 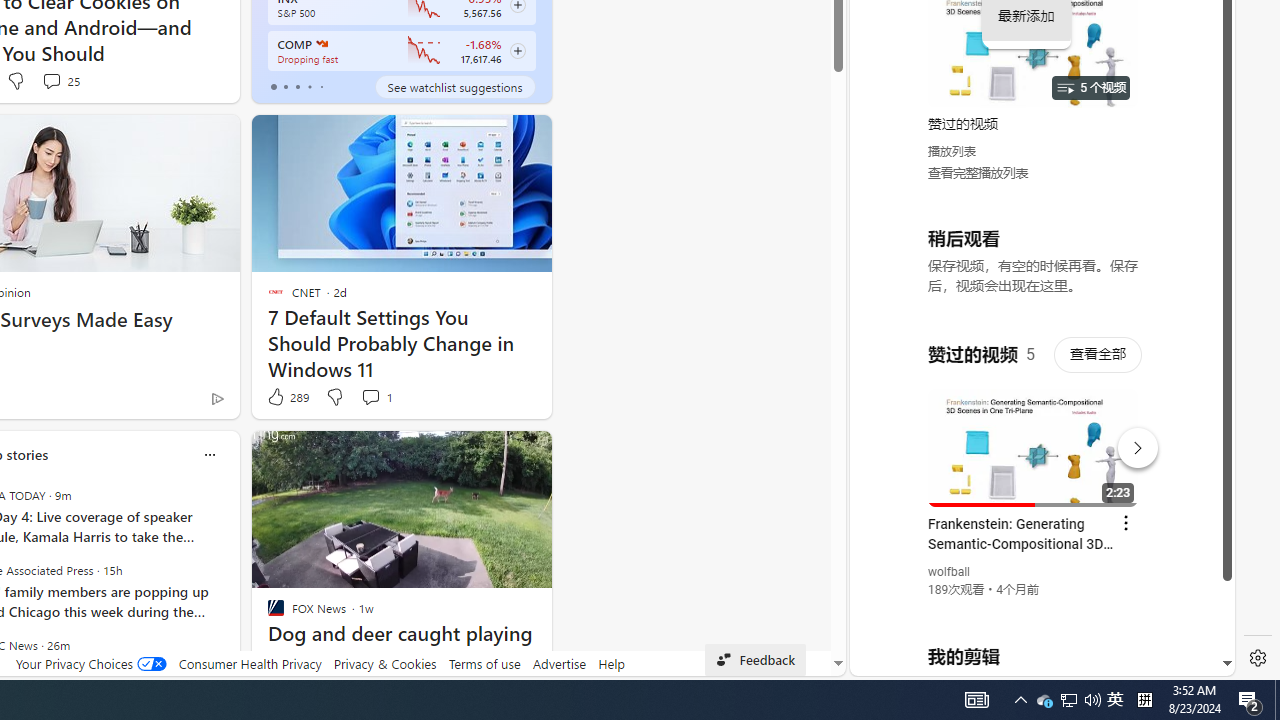 What do you see at coordinates (517, 50) in the screenshot?
I see `'Class: follow-button  m'` at bounding box center [517, 50].